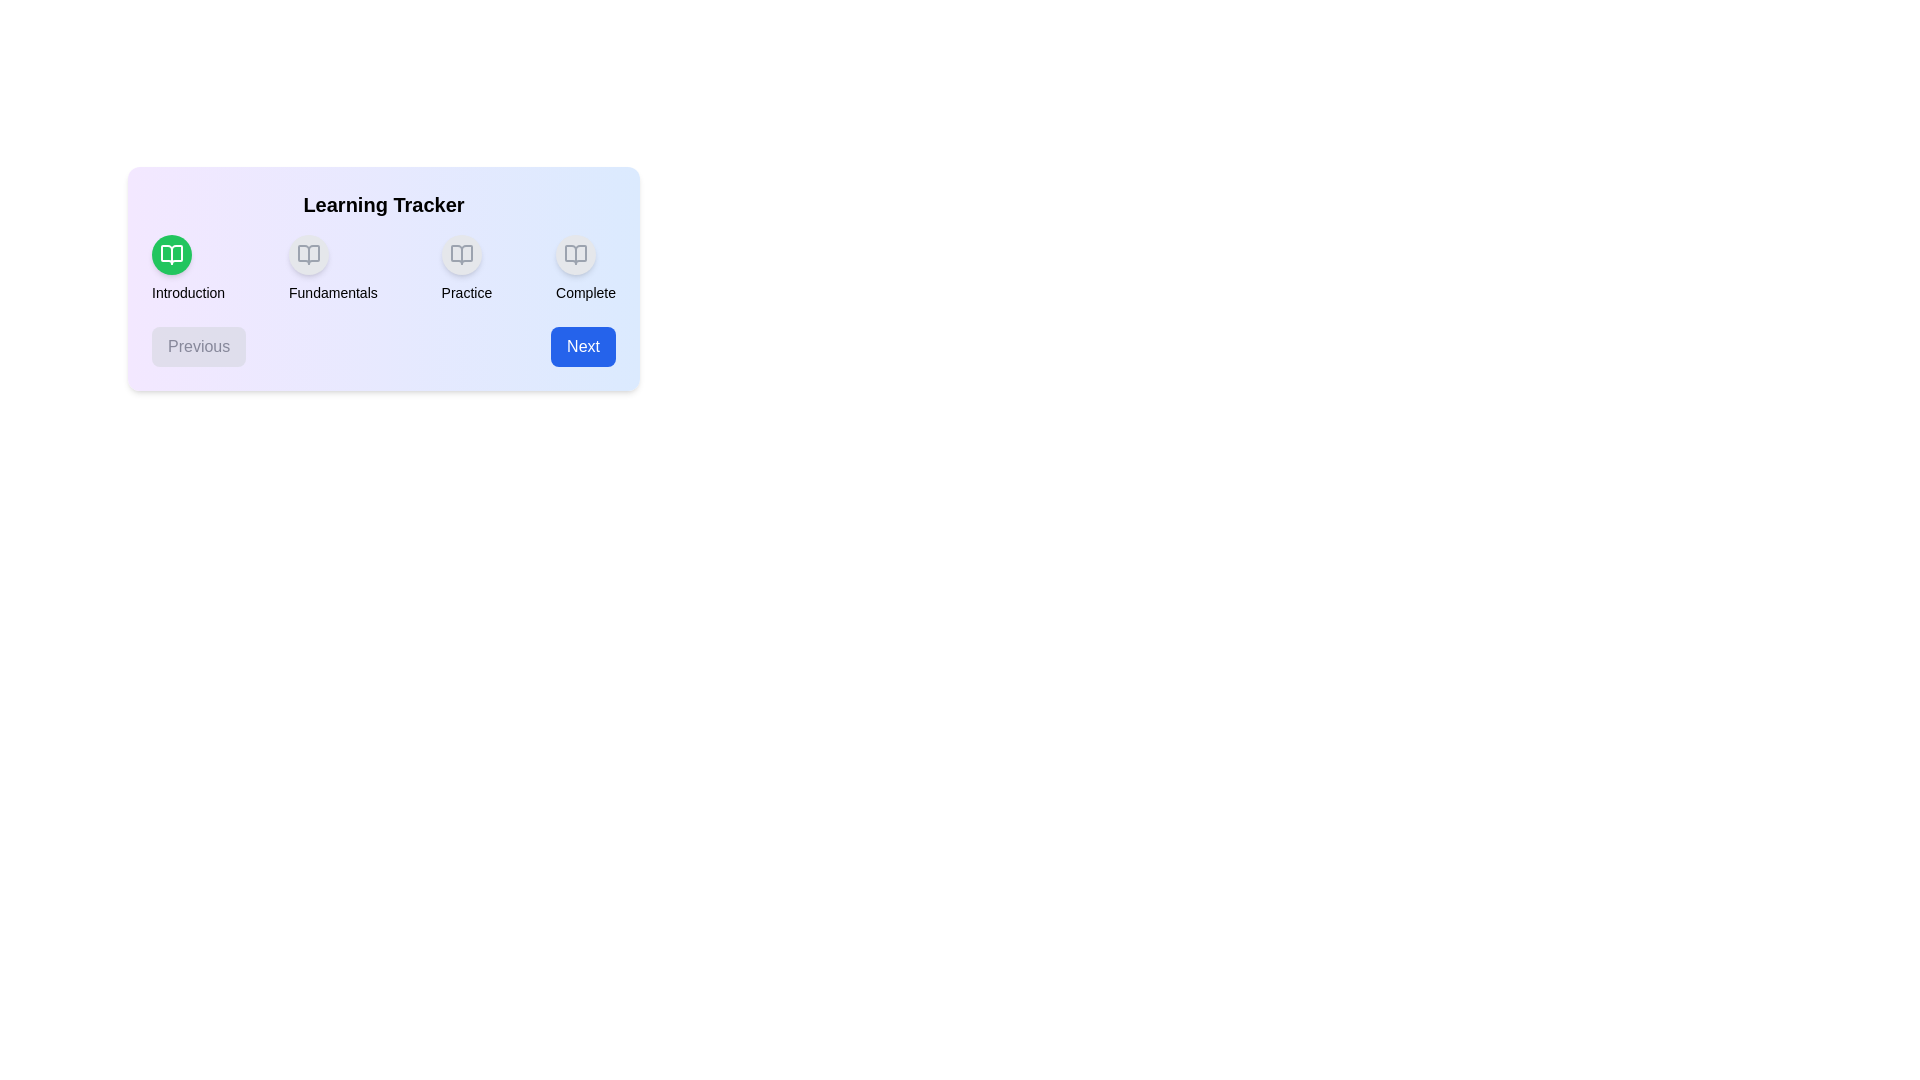  What do you see at coordinates (333, 293) in the screenshot?
I see `'Fundamentals' text label, which is styled with a small font size and medium weight, located below a circular book icon and positioned between 'Introduction' and 'Practice' in the Learning Tracker sequence` at bounding box center [333, 293].